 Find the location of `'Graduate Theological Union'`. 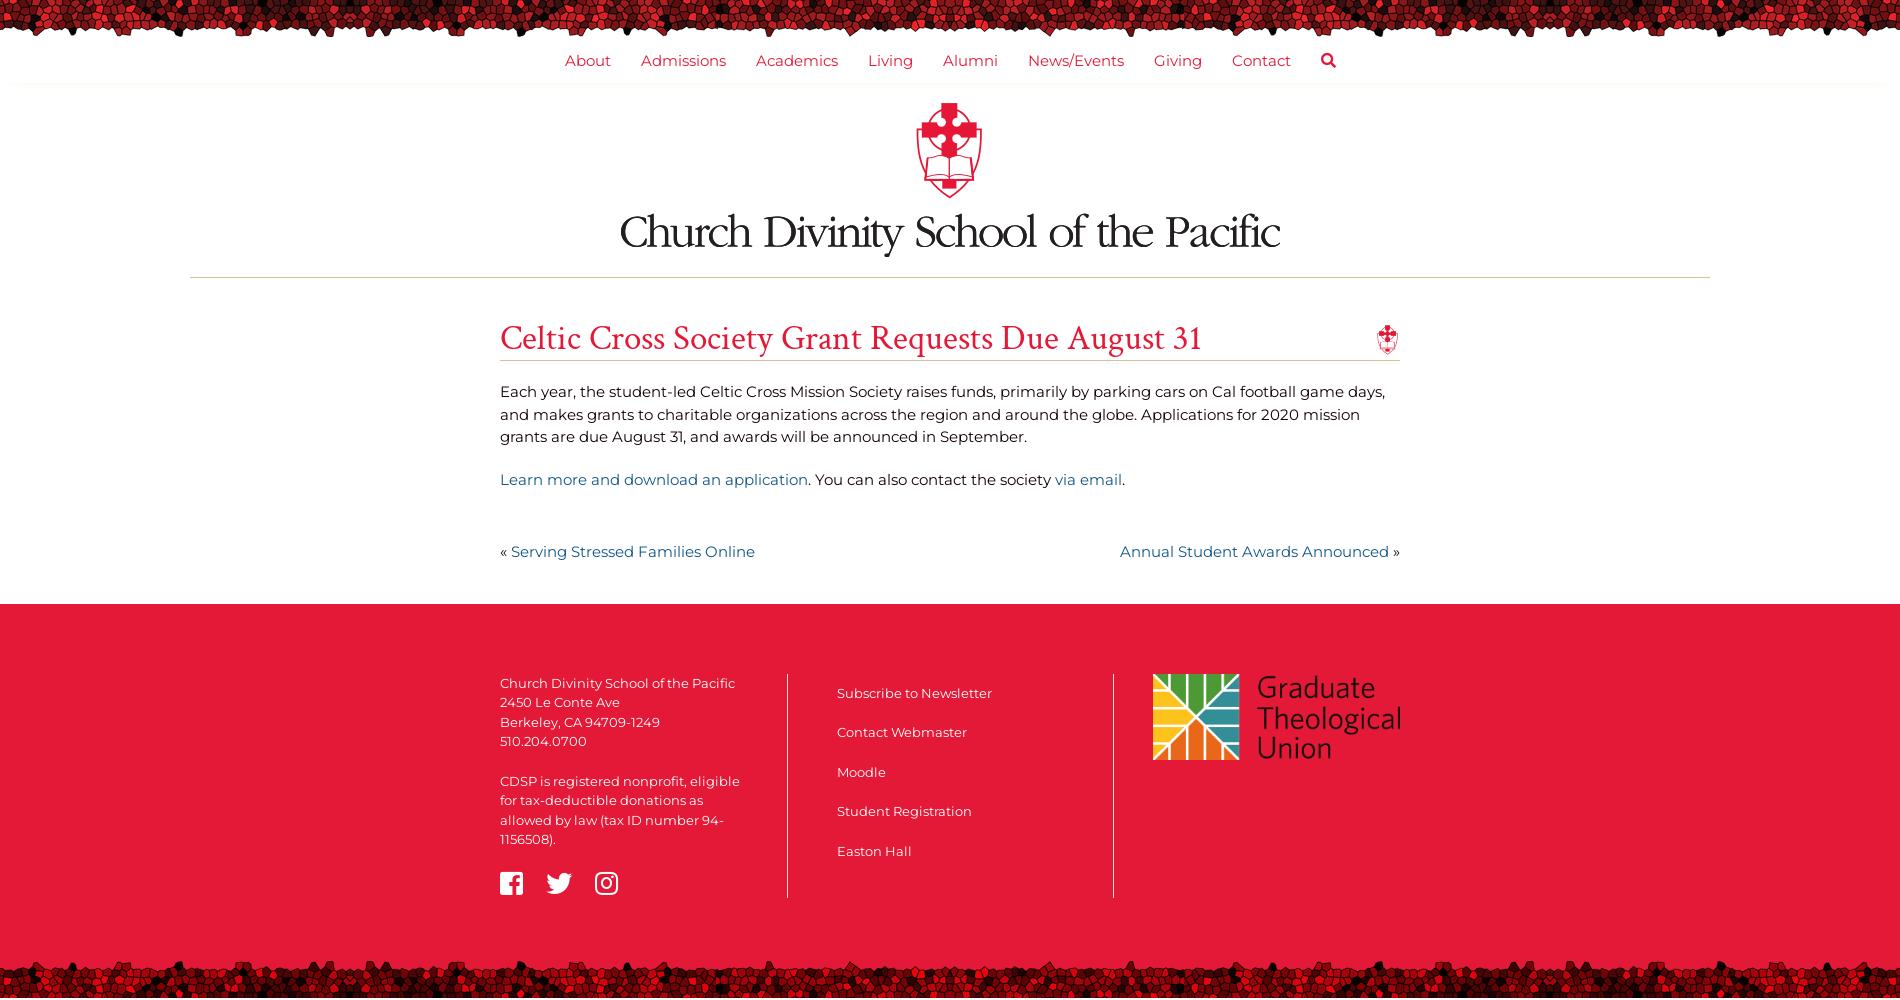

'Graduate Theological Union' is located at coordinates (1010, 191).